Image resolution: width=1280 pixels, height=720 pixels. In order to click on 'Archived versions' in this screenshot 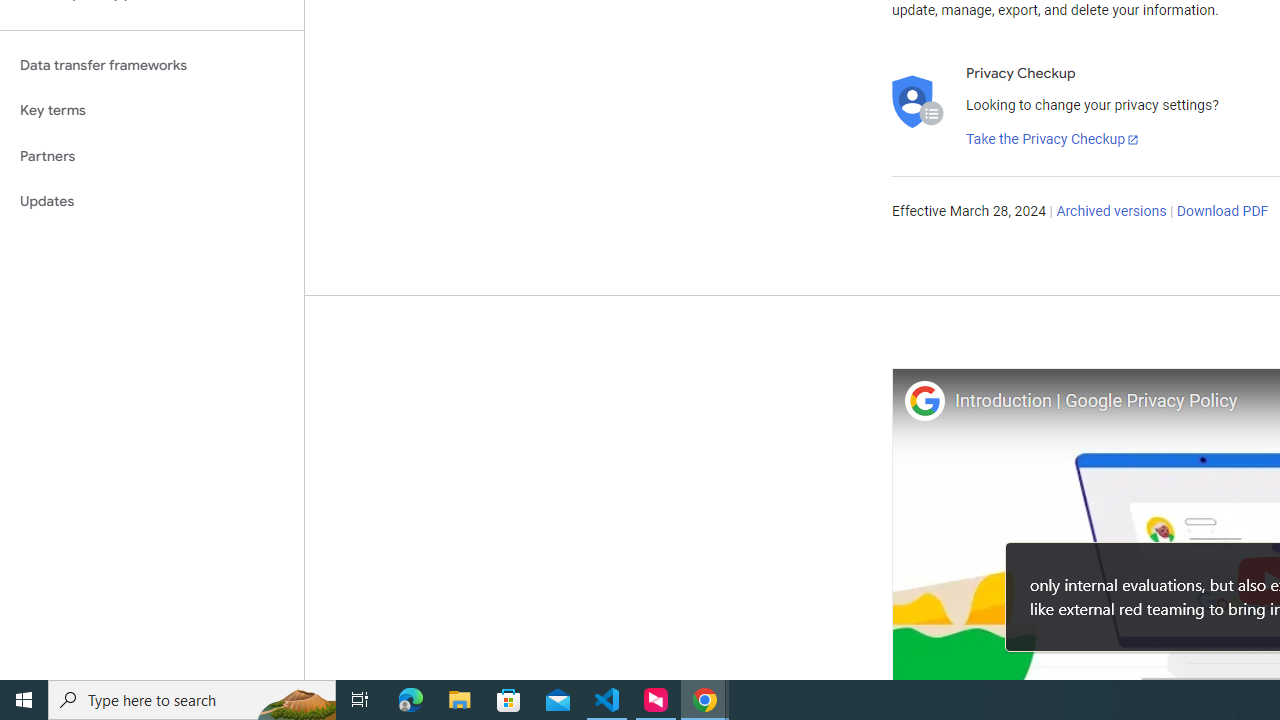, I will do `click(1110, 212)`.